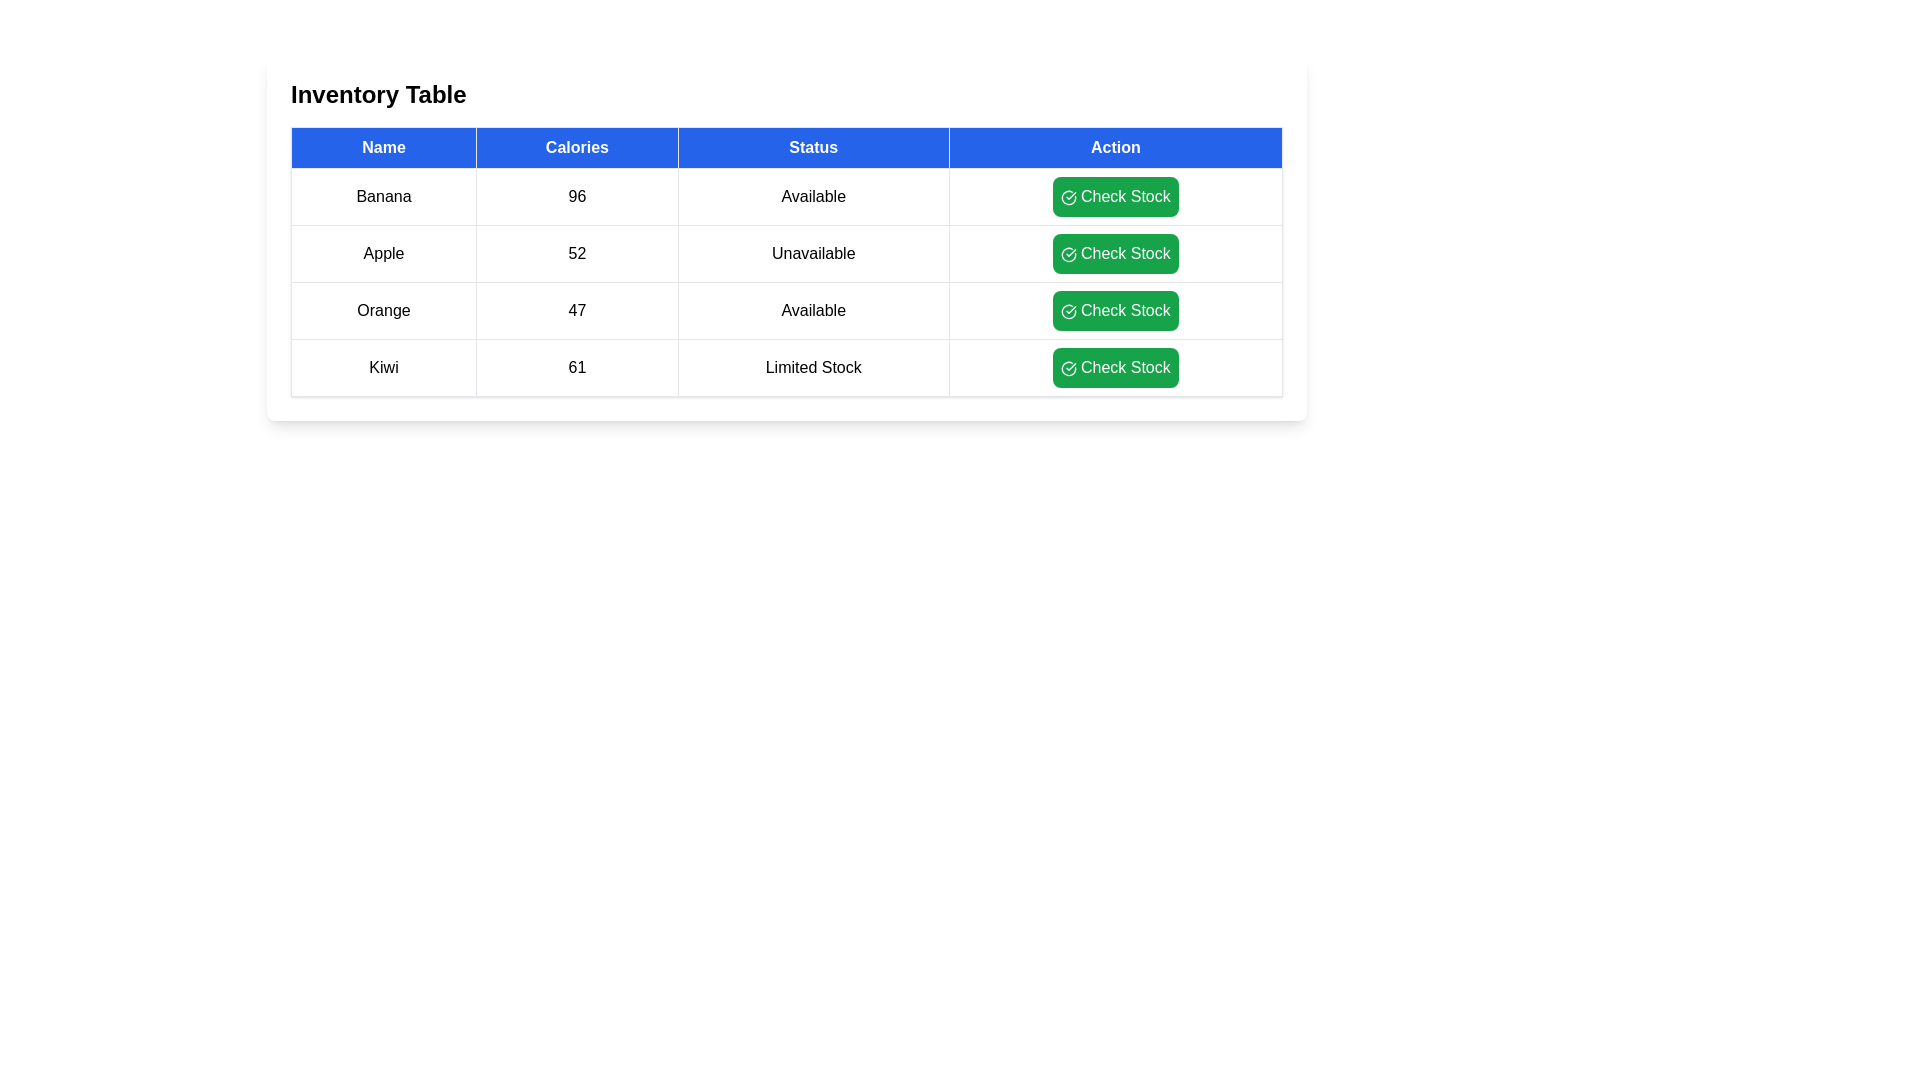 The width and height of the screenshot is (1920, 1080). Describe the element at coordinates (384, 311) in the screenshot. I see `the row corresponding to Orange by clicking on it` at that location.